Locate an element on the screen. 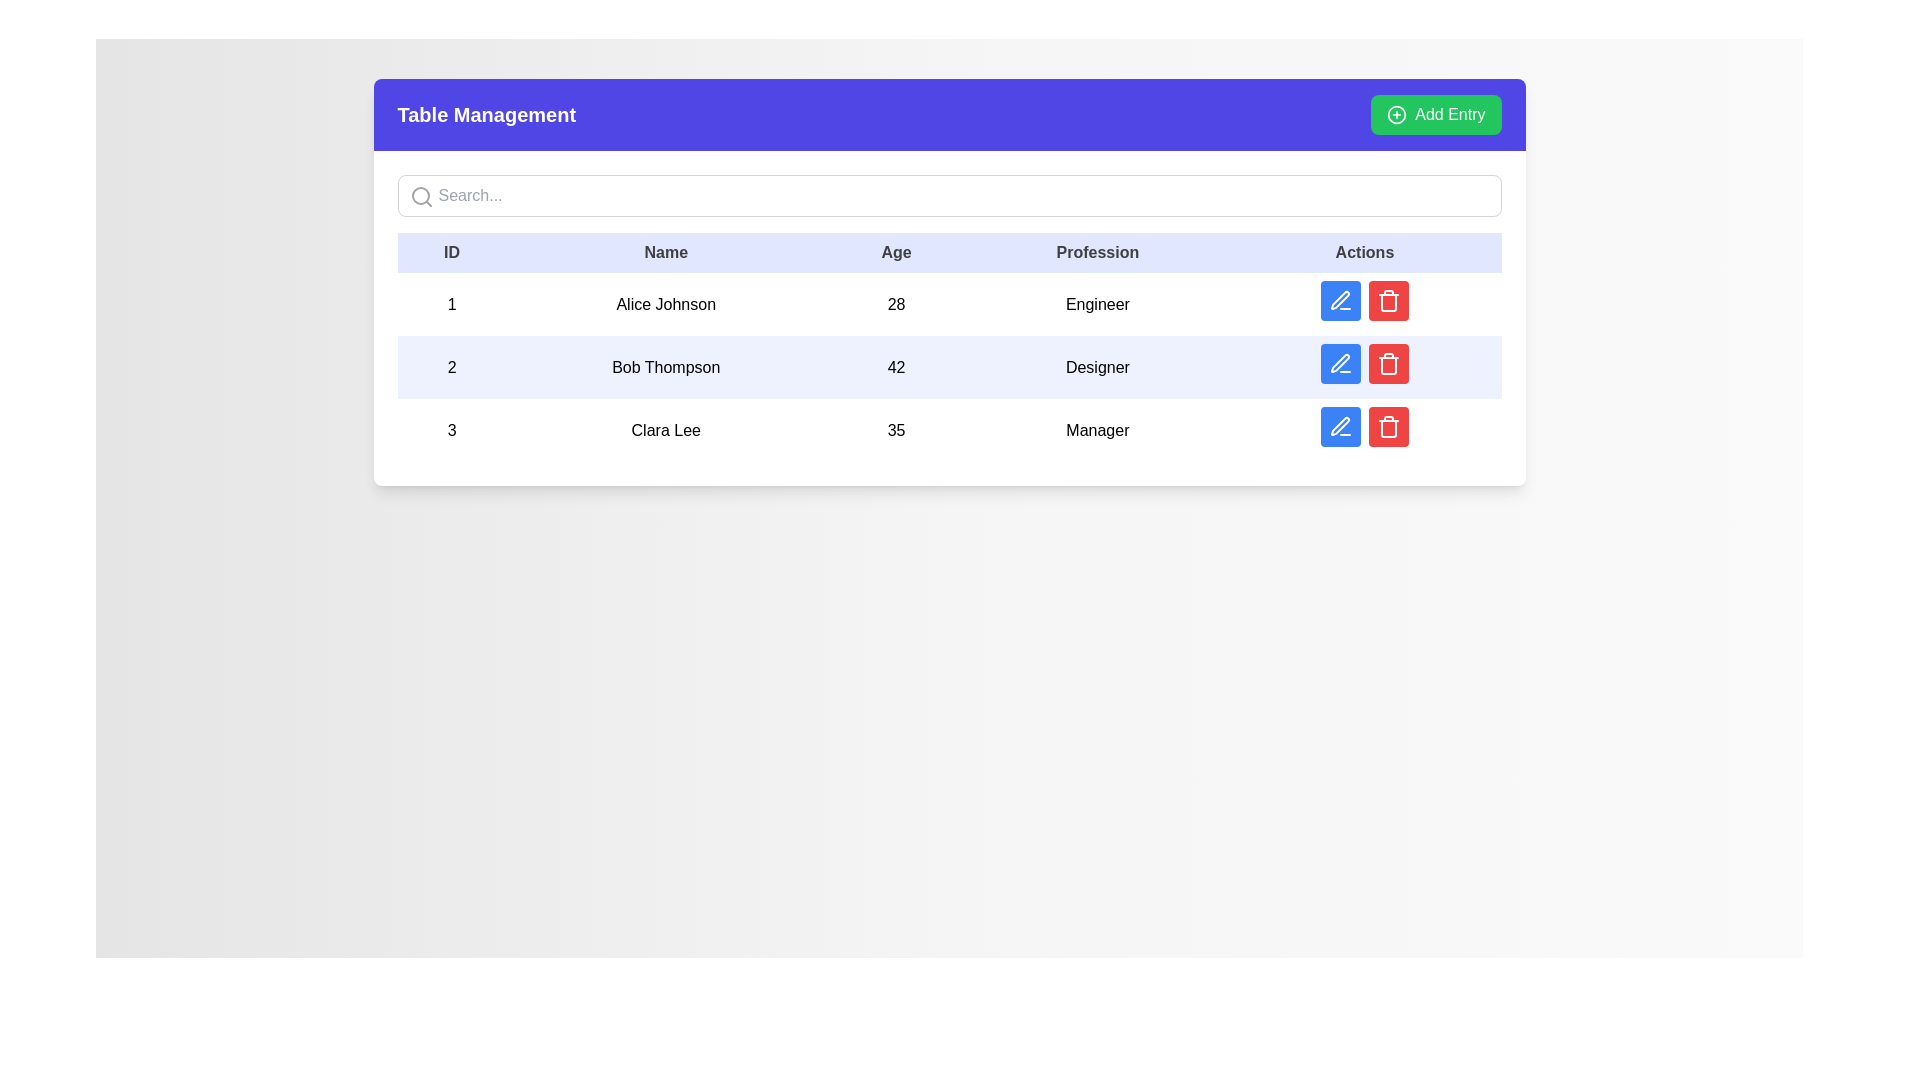 The image size is (1920, 1080). the trash can icon button with a white color on a red circular background is located at coordinates (1387, 426).